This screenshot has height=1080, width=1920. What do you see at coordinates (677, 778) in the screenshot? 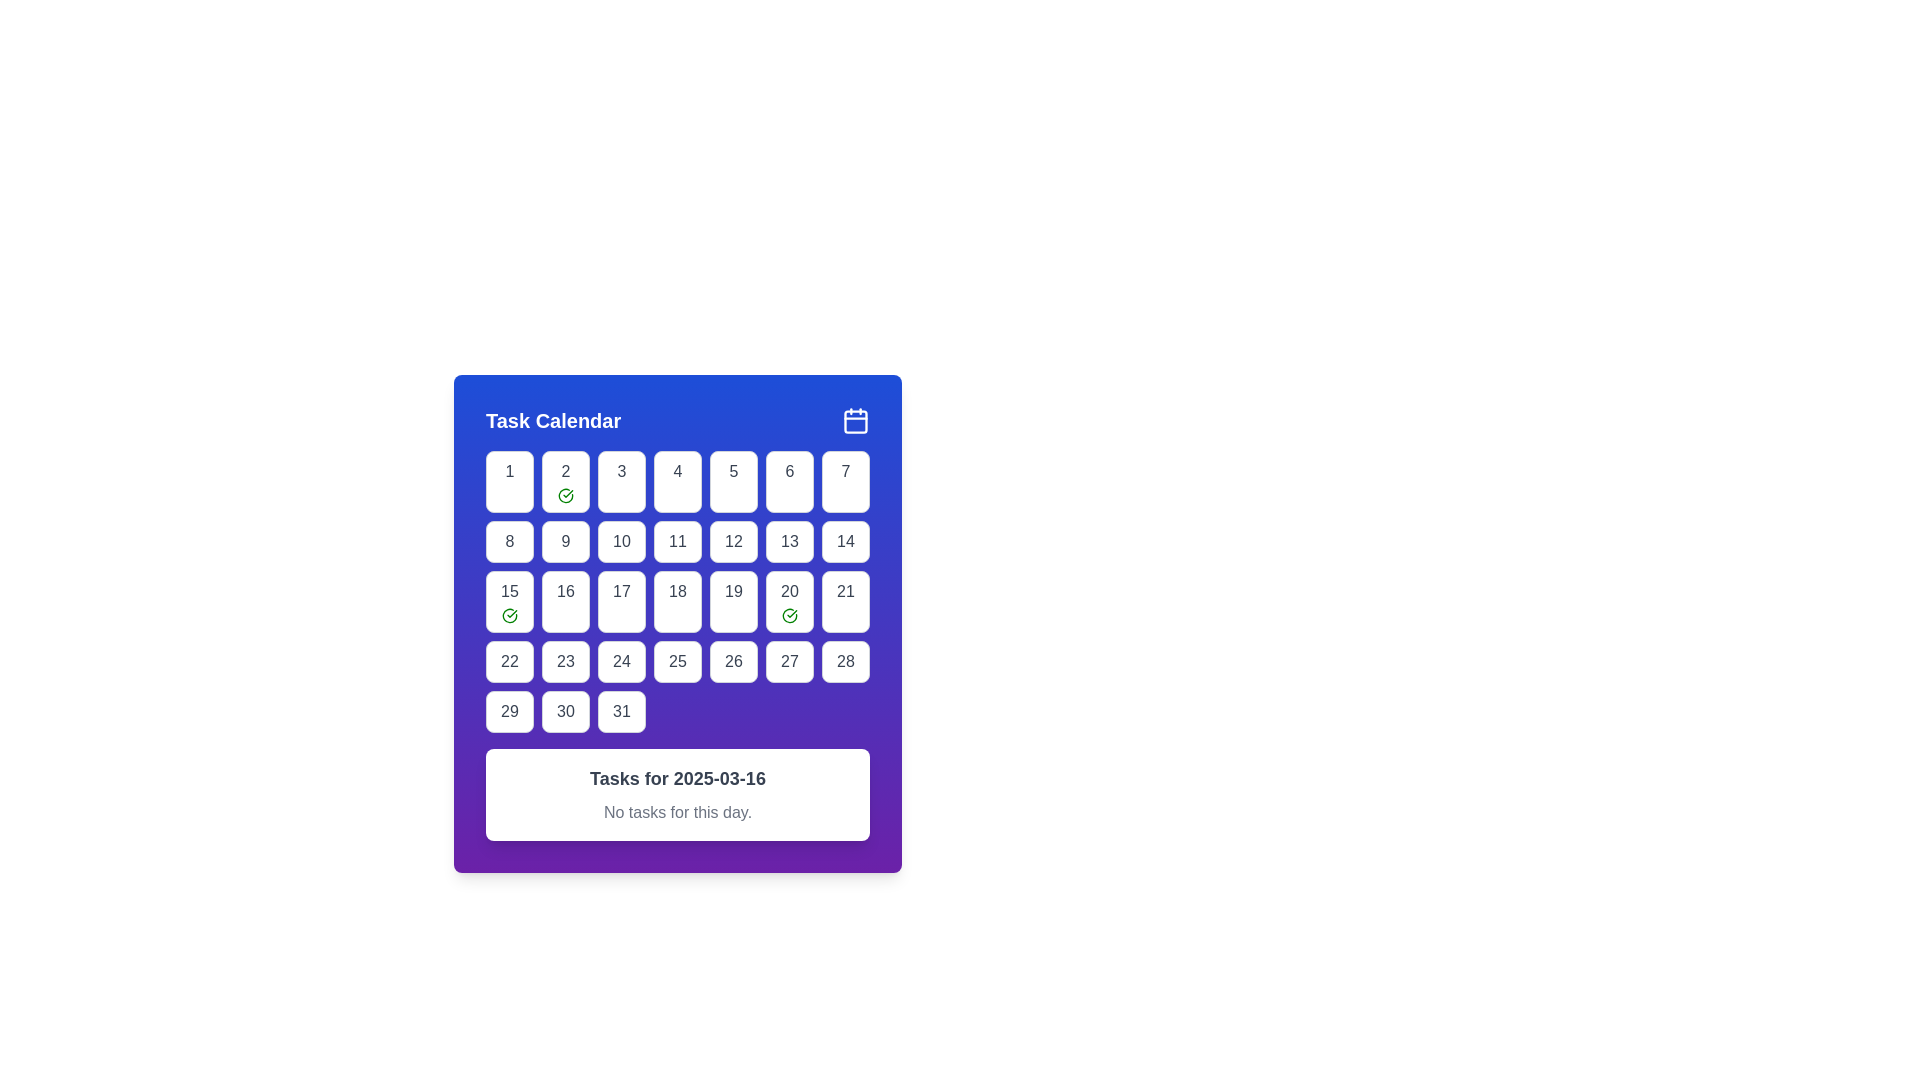
I see `text of the heading element that indicates tasks for the date '2025-03-16', located above the smaller text element 'No tasks for this day'` at bounding box center [677, 778].